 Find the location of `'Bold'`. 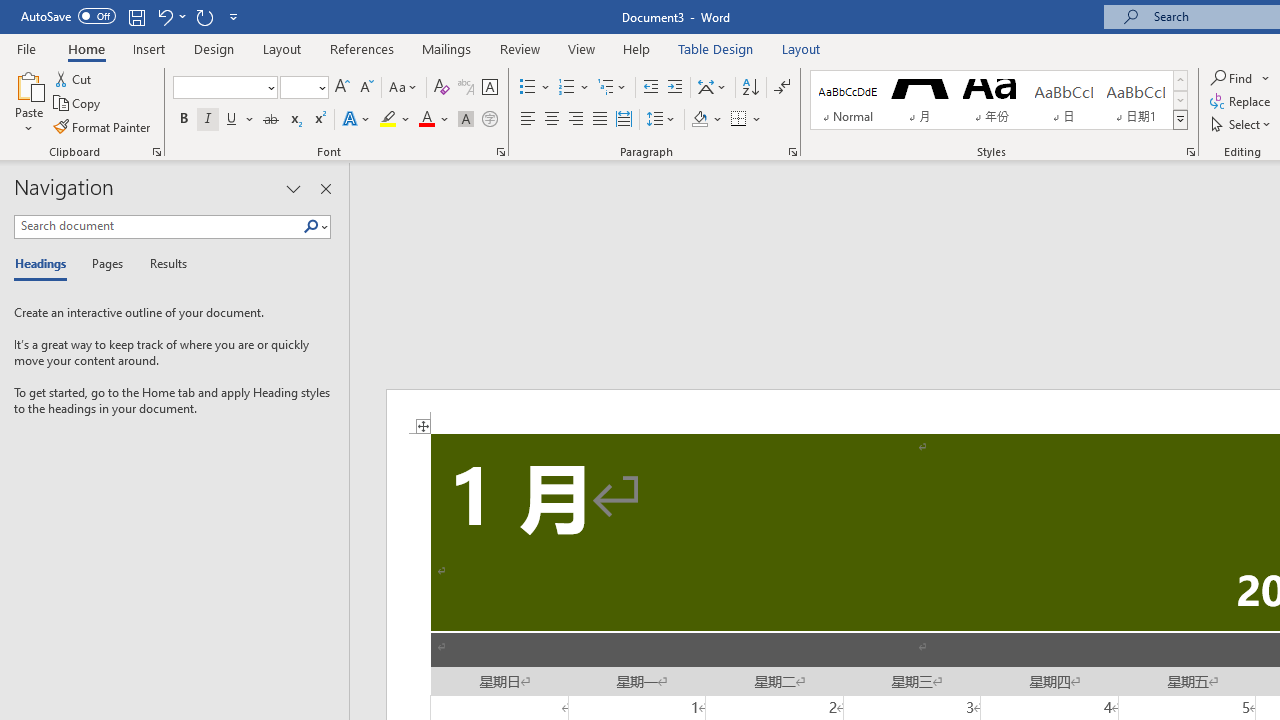

'Bold' is located at coordinates (183, 119).